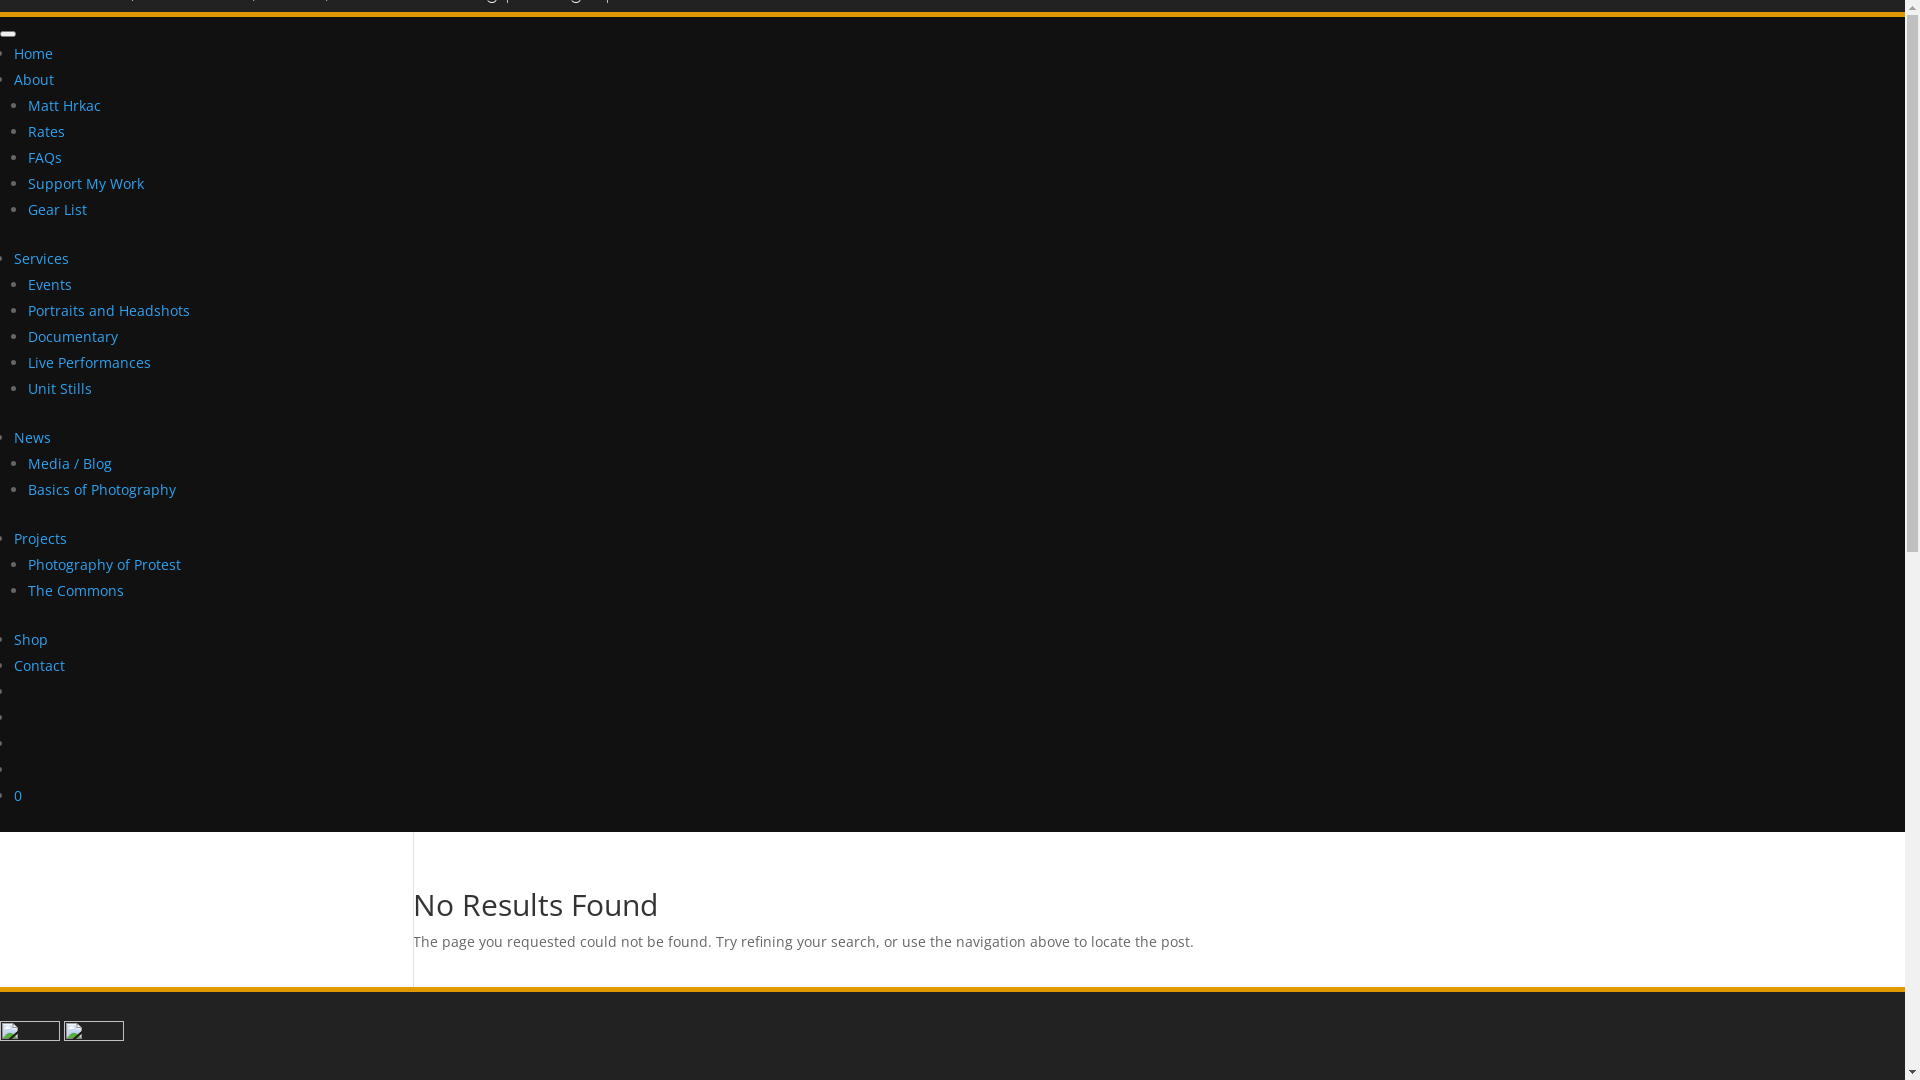 The width and height of the screenshot is (1920, 1080). What do you see at coordinates (44, 156) in the screenshot?
I see `'FAQs'` at bounding box center [44, 156].